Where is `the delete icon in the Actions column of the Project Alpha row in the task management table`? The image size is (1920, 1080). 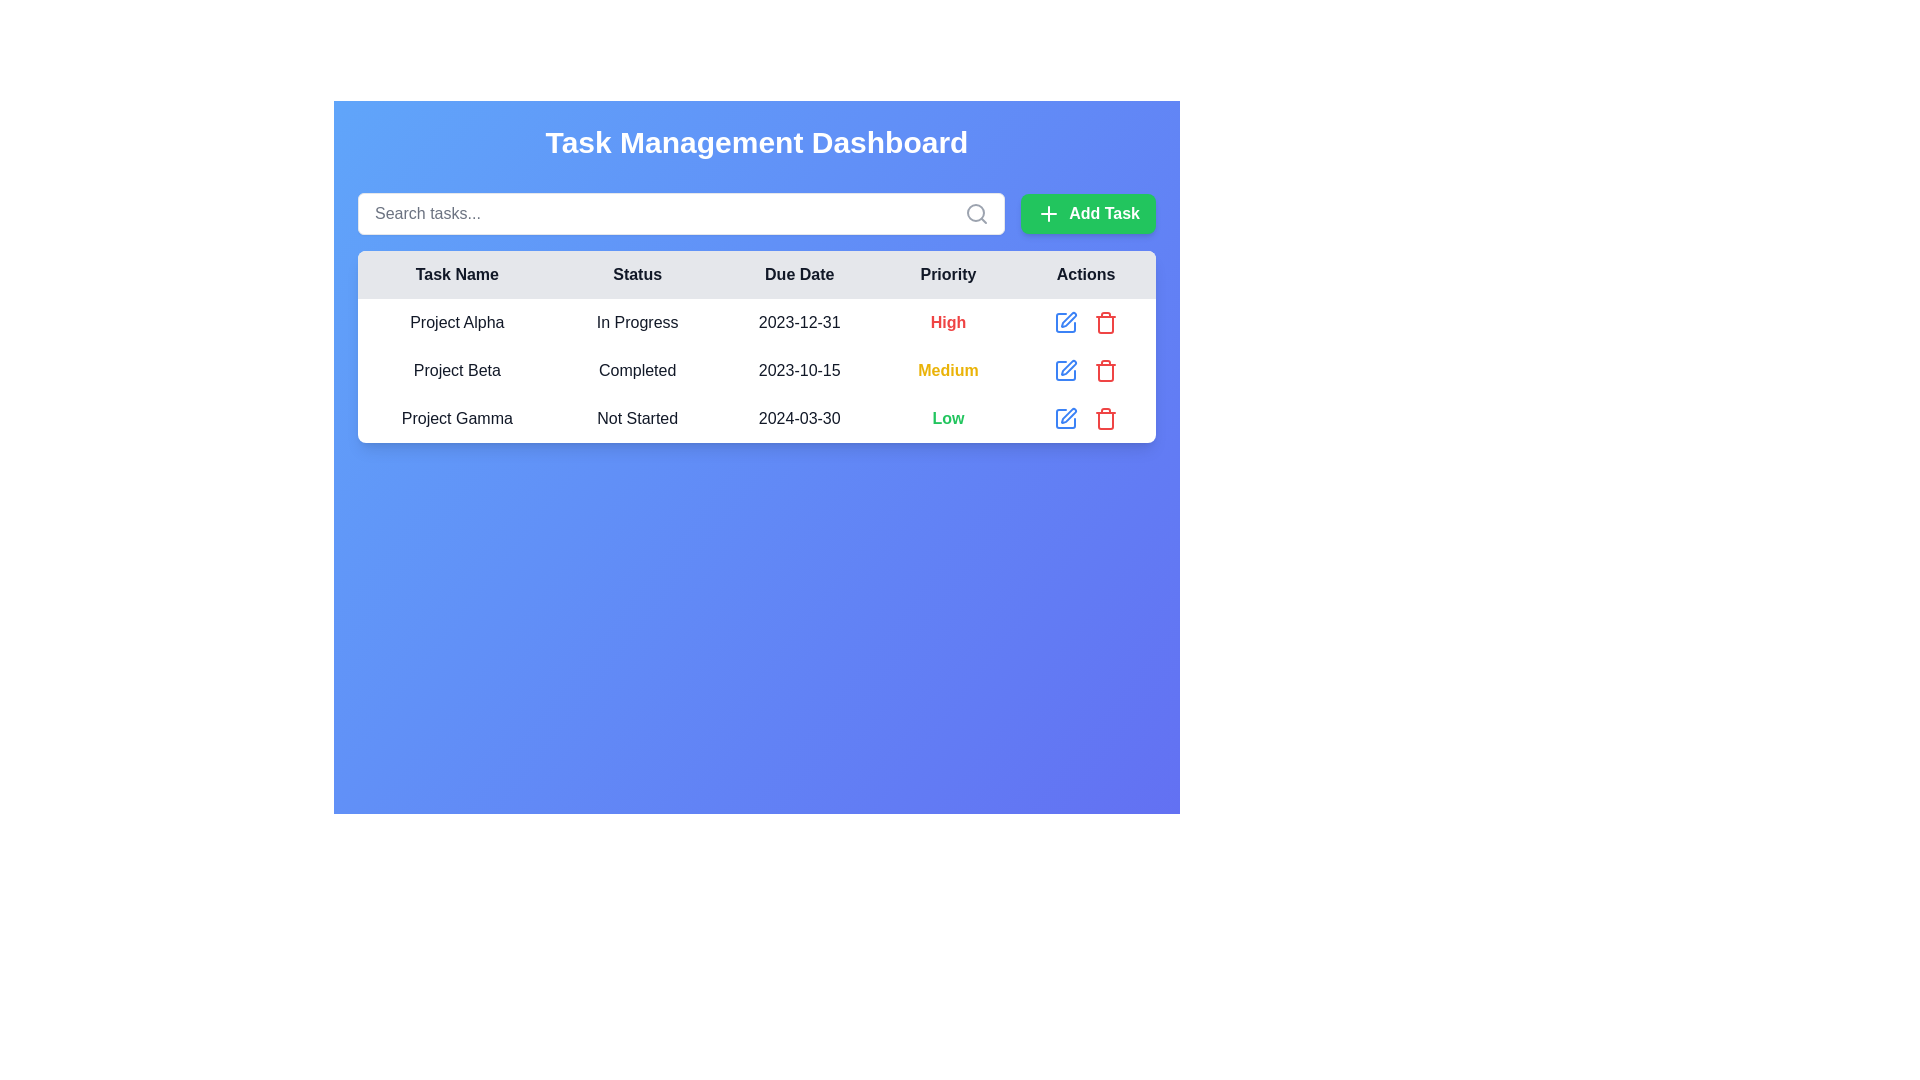
the delete icon in the Actions column of the Project Alpha row in the task management table is located at coordinates (1085, 322).